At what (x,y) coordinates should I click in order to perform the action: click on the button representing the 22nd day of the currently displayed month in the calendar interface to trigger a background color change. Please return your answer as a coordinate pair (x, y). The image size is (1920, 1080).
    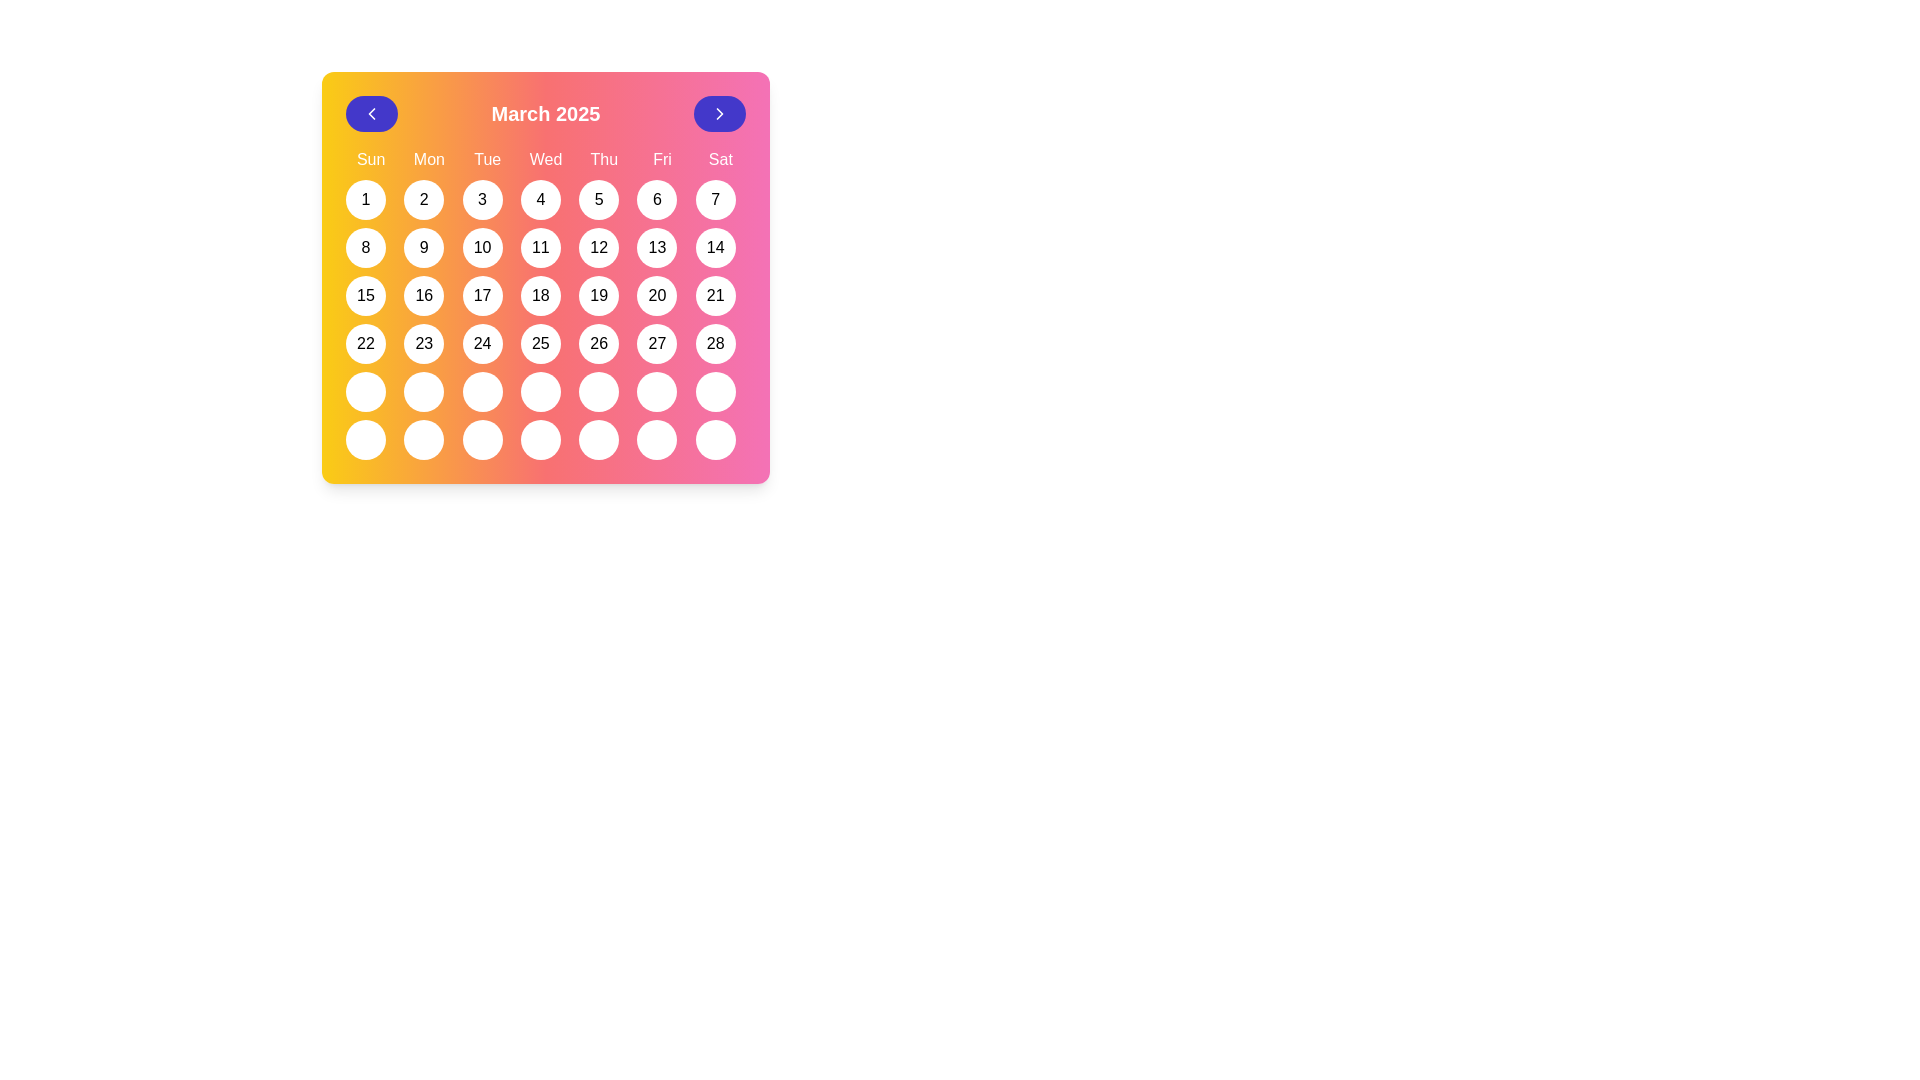
    Looking at the image, I should click on (365, 342).